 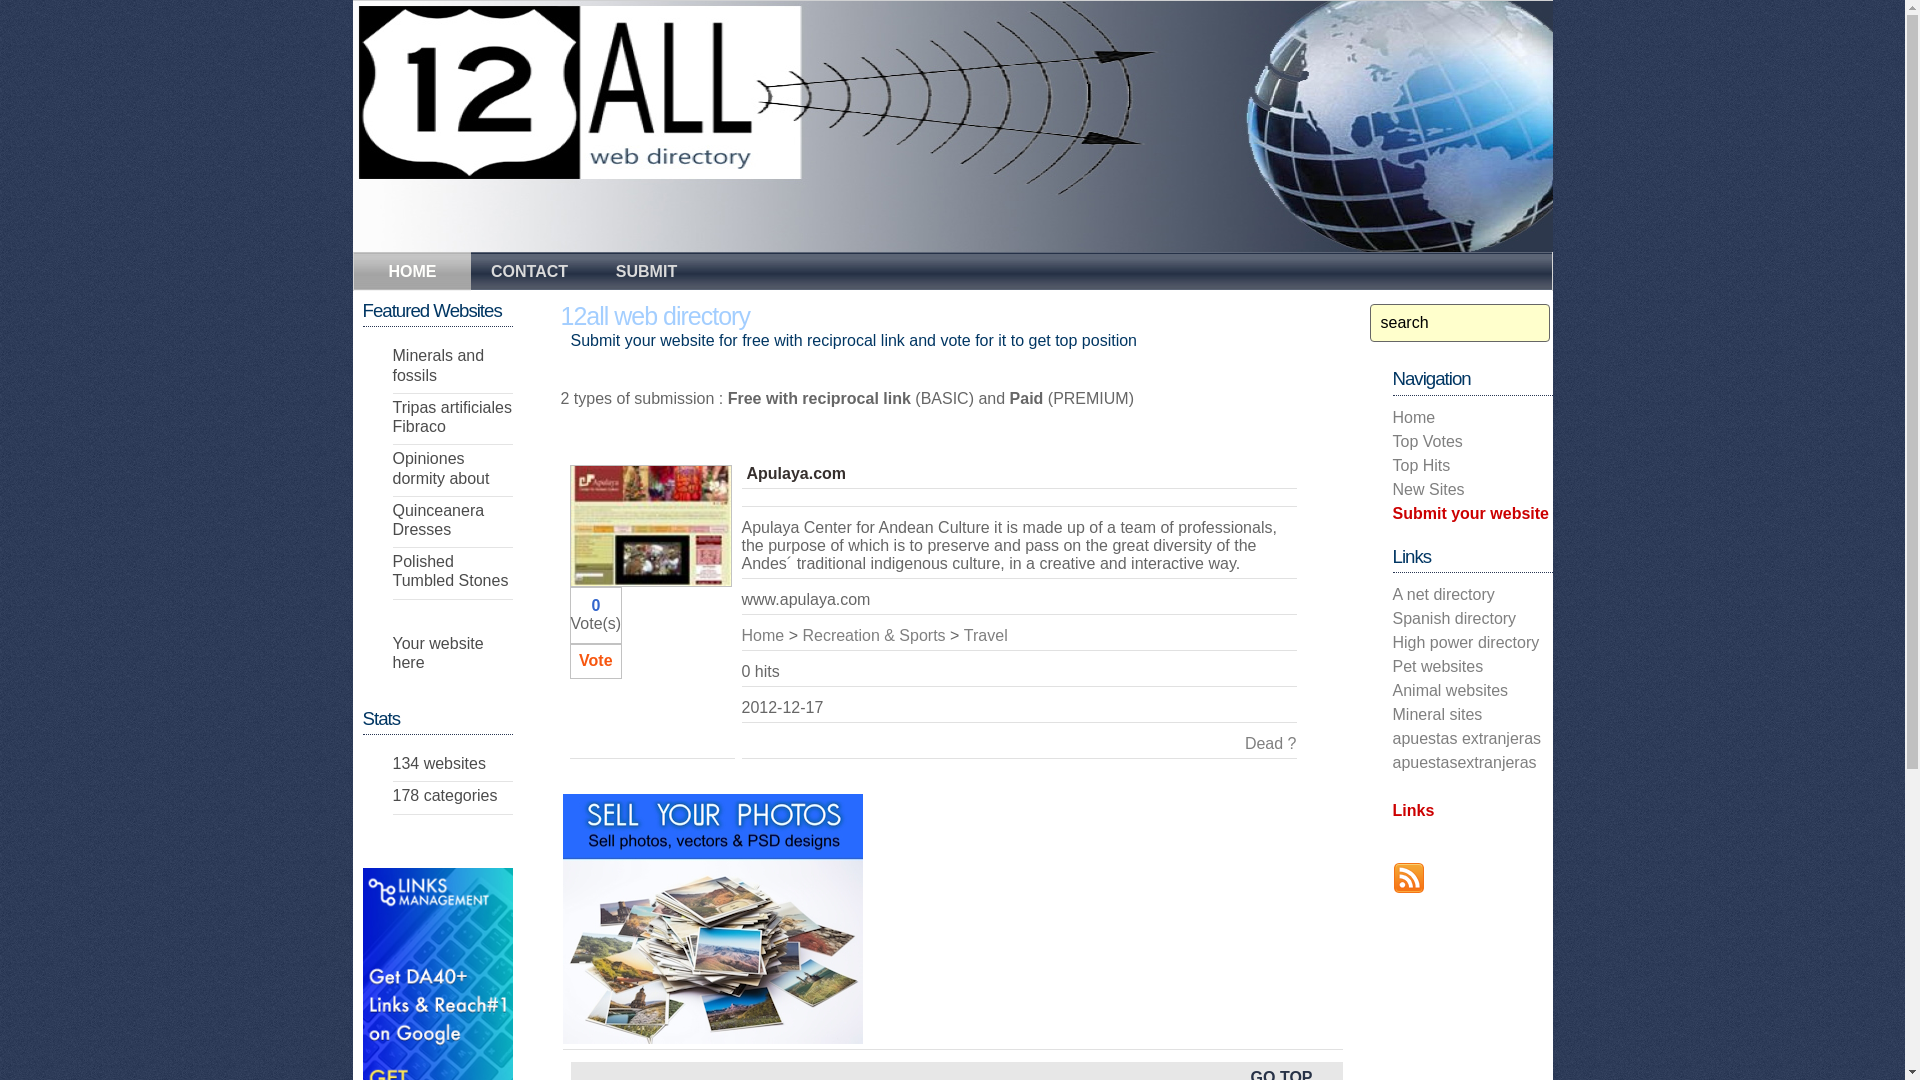 I want to click on 'Travel', so click(x=964, y=635).